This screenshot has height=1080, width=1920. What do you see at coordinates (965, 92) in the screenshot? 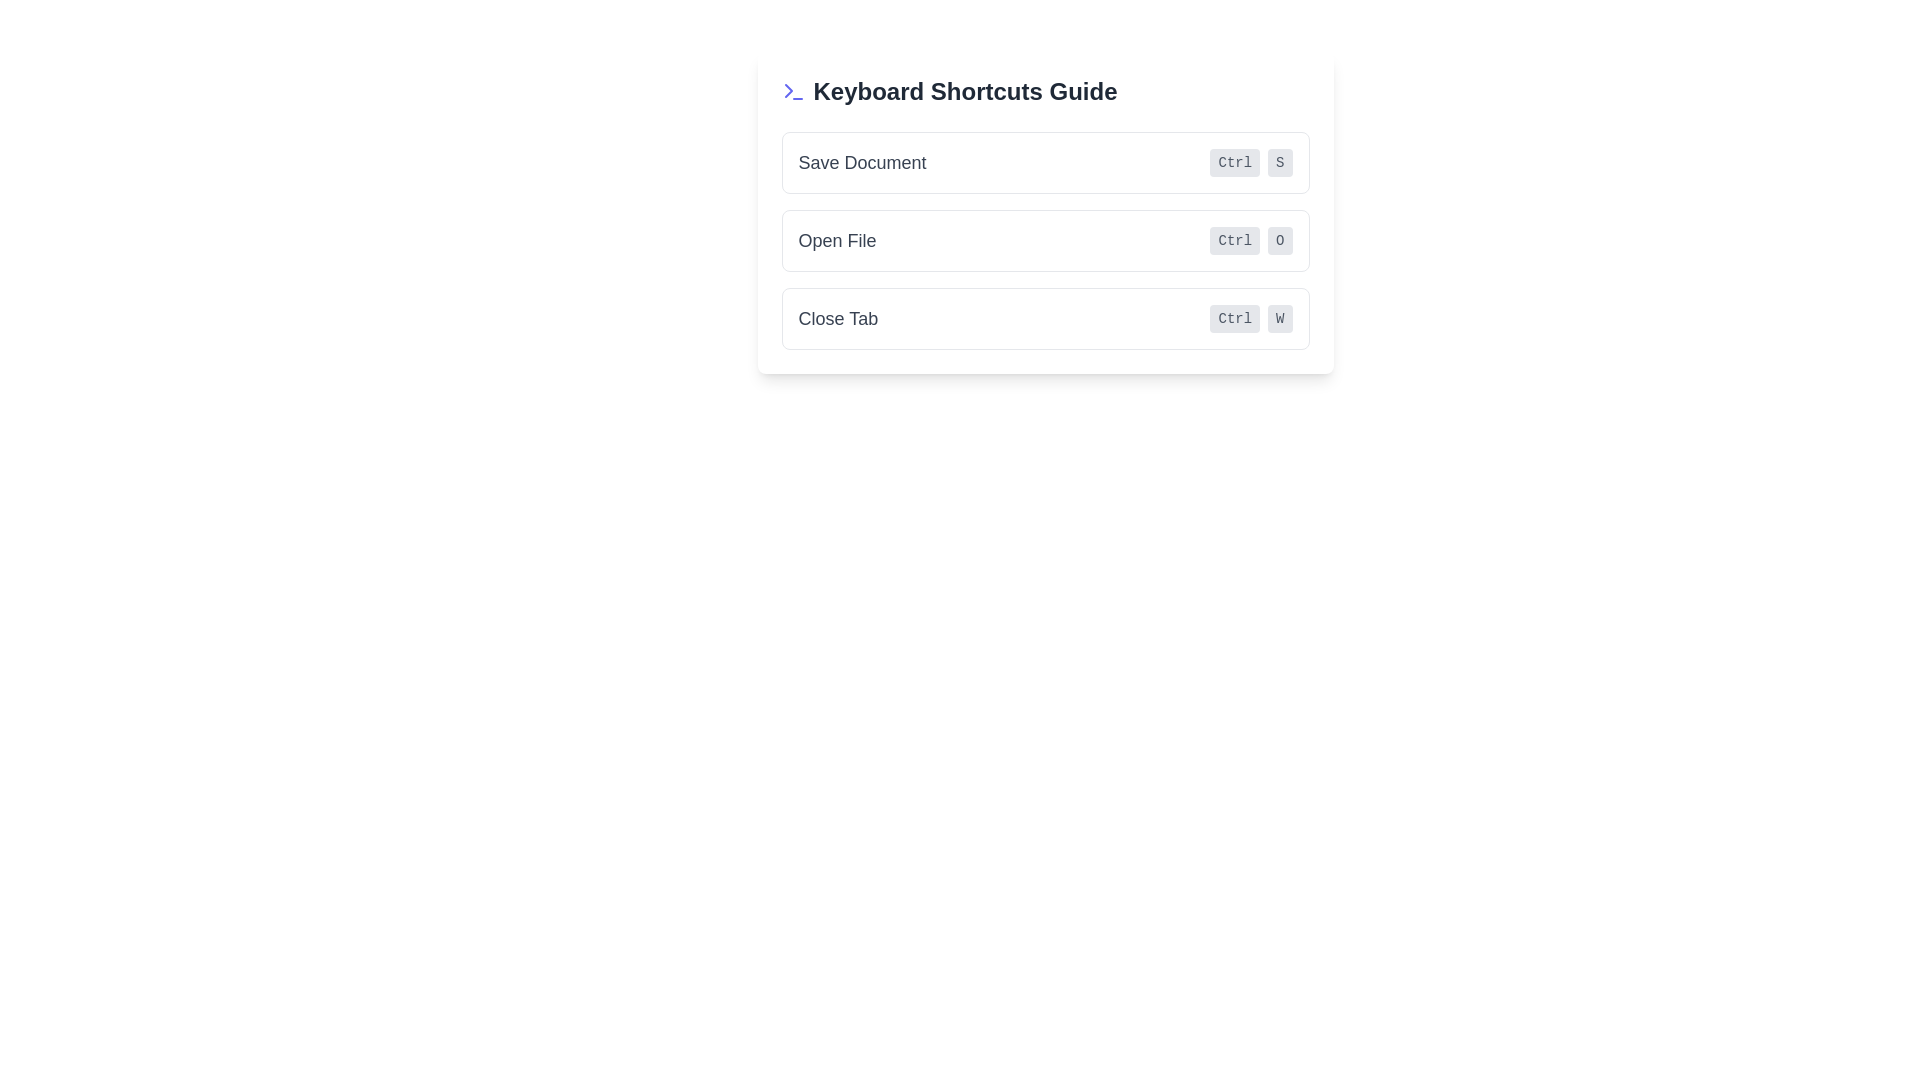
I see `the text 'Keyboard Shortcuts Guide' which is a prominent bold header displayed in dark-gray font at the top of the interface` at bounding box center [965, 92].